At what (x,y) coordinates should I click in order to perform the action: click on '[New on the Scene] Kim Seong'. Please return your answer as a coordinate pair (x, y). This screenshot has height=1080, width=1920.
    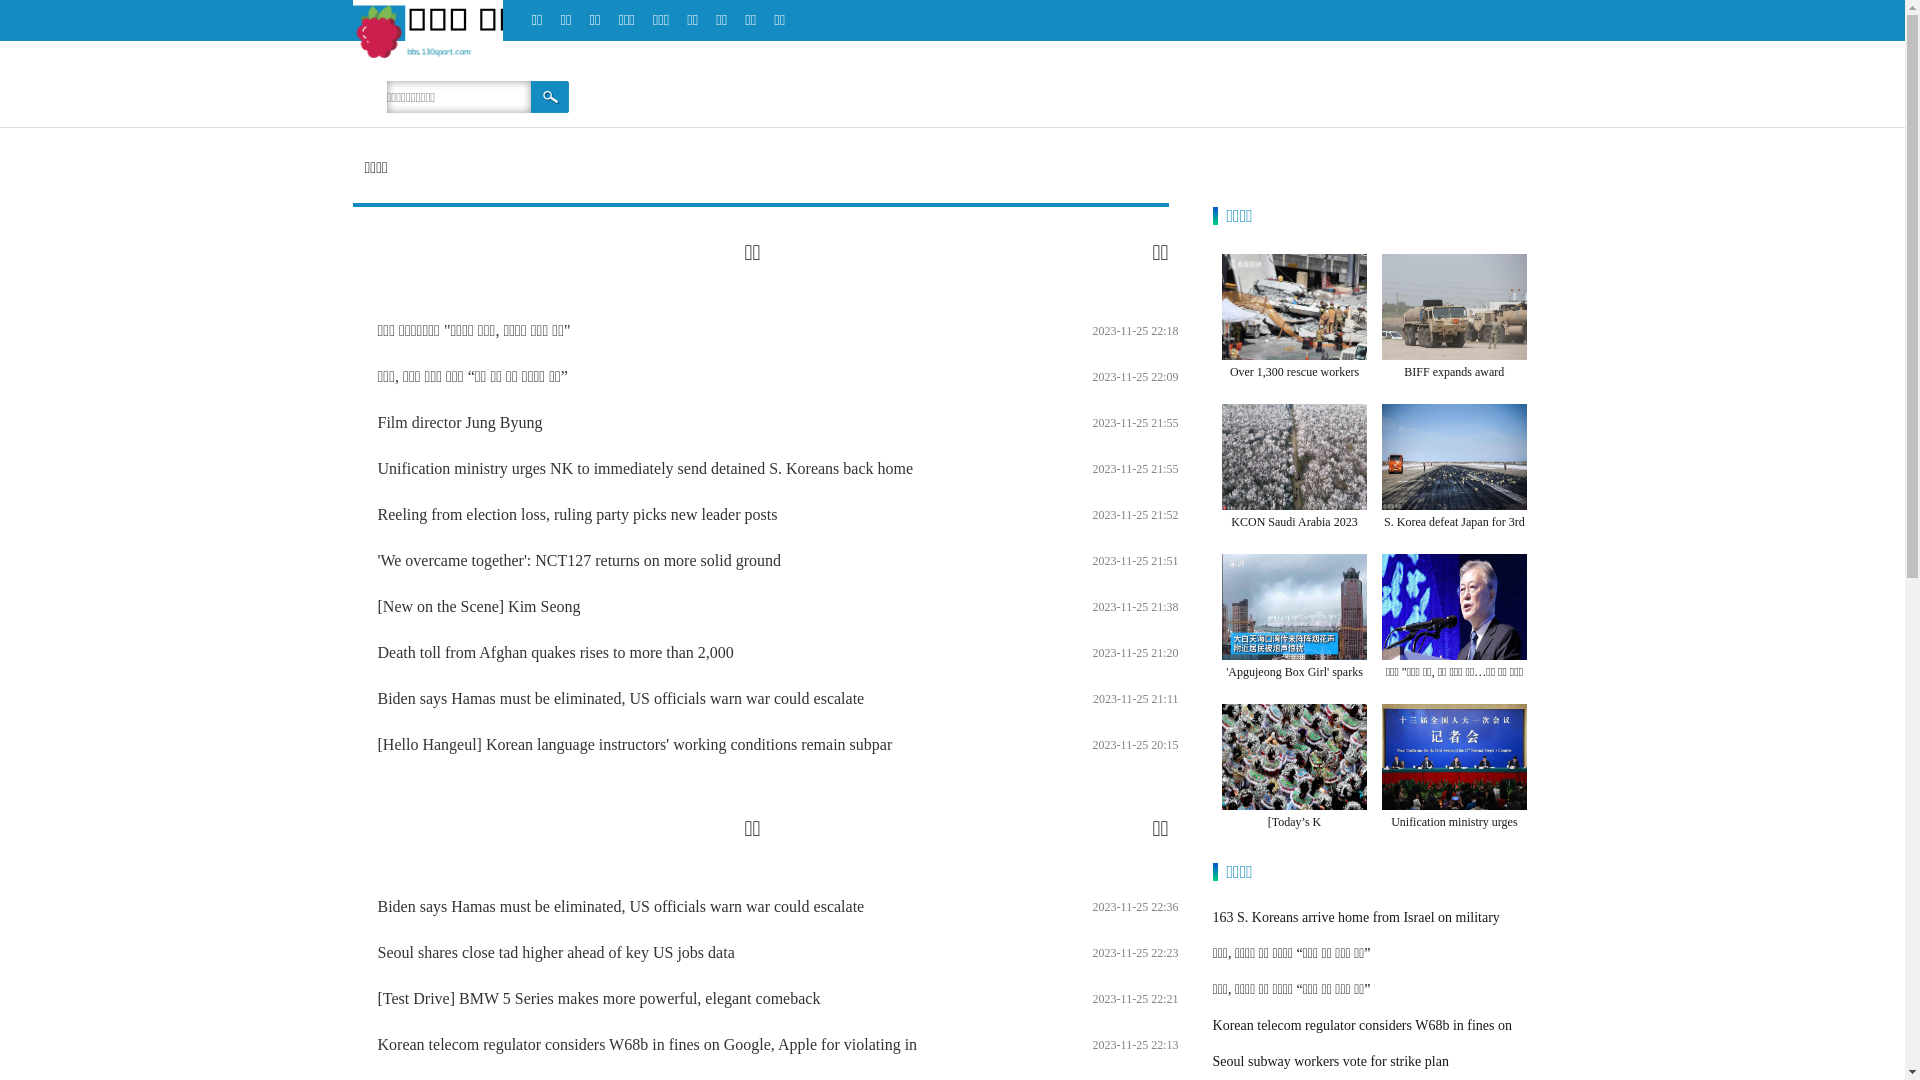
    Looking at the image, I should click on (478, 605).